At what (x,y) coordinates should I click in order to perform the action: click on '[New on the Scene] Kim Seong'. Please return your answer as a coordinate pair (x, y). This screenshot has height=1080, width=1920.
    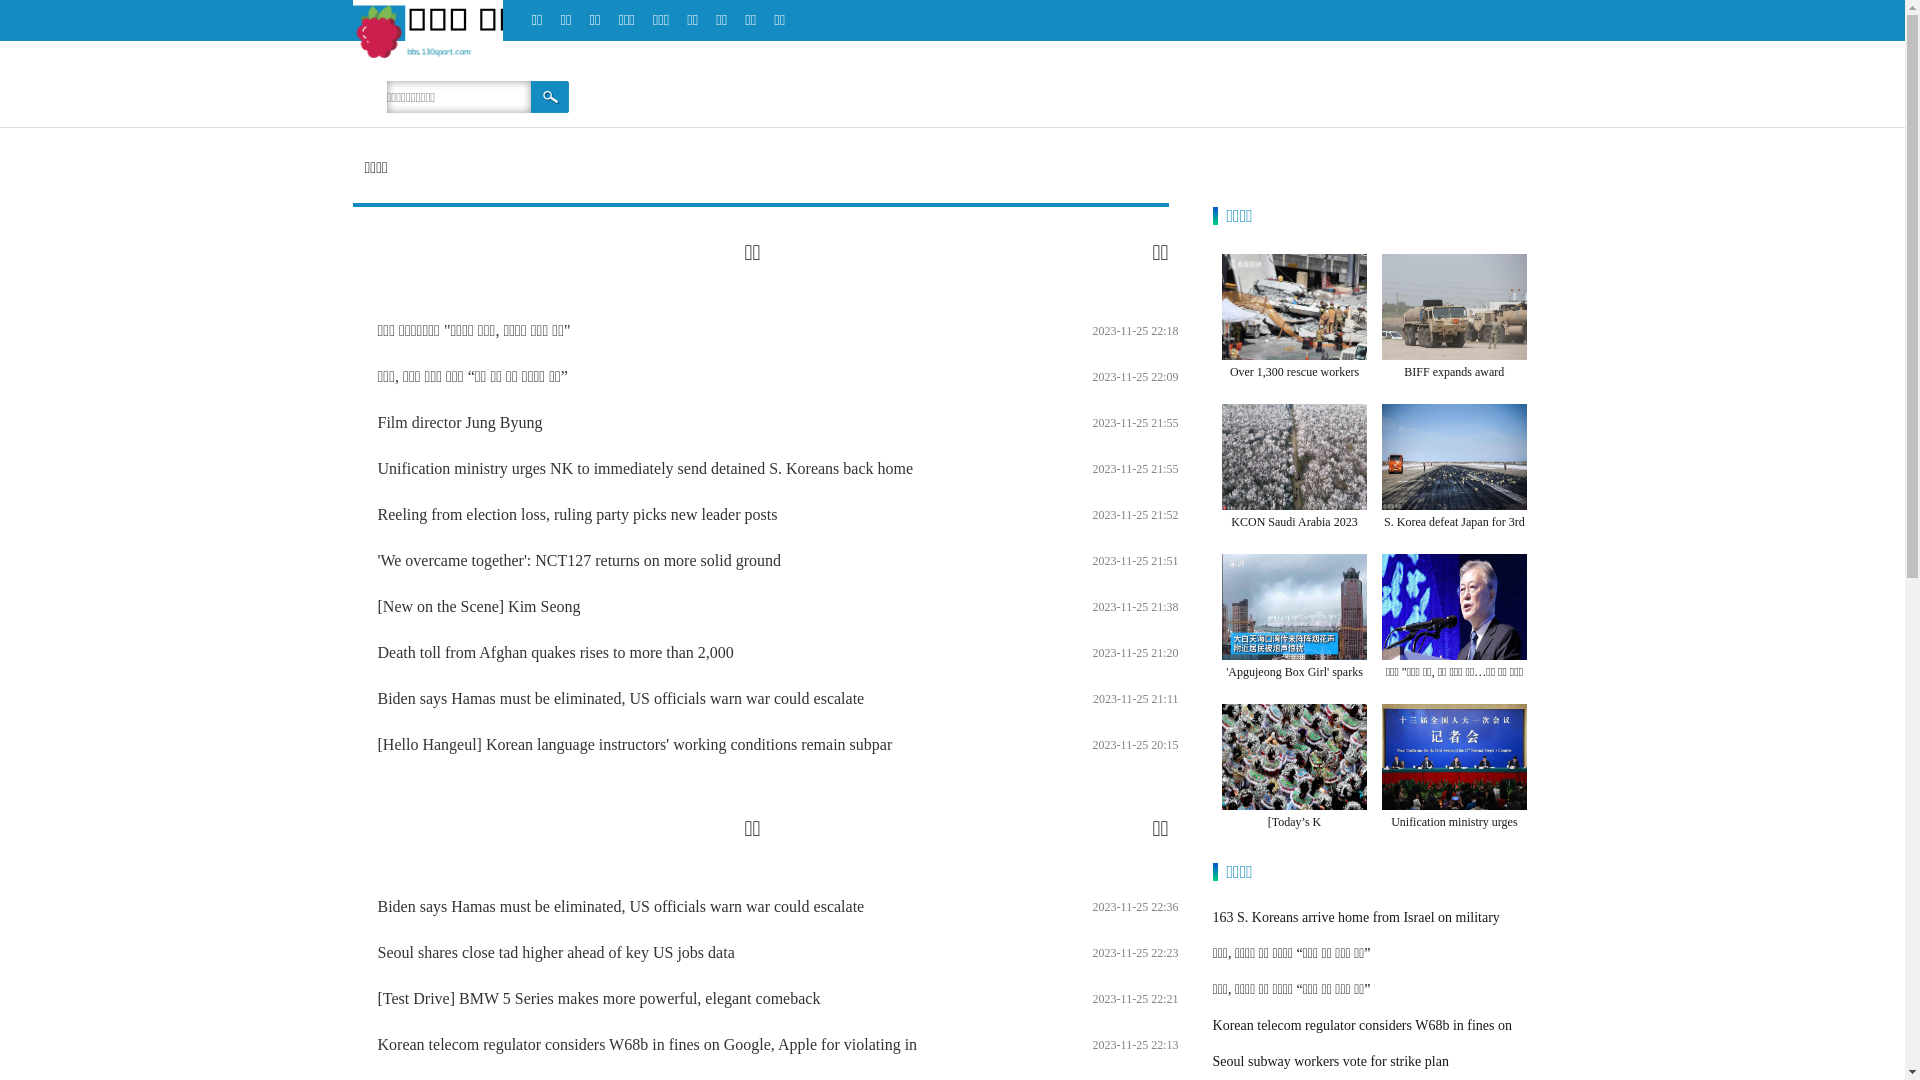
    Looking at the image, I should click on (478, 605).